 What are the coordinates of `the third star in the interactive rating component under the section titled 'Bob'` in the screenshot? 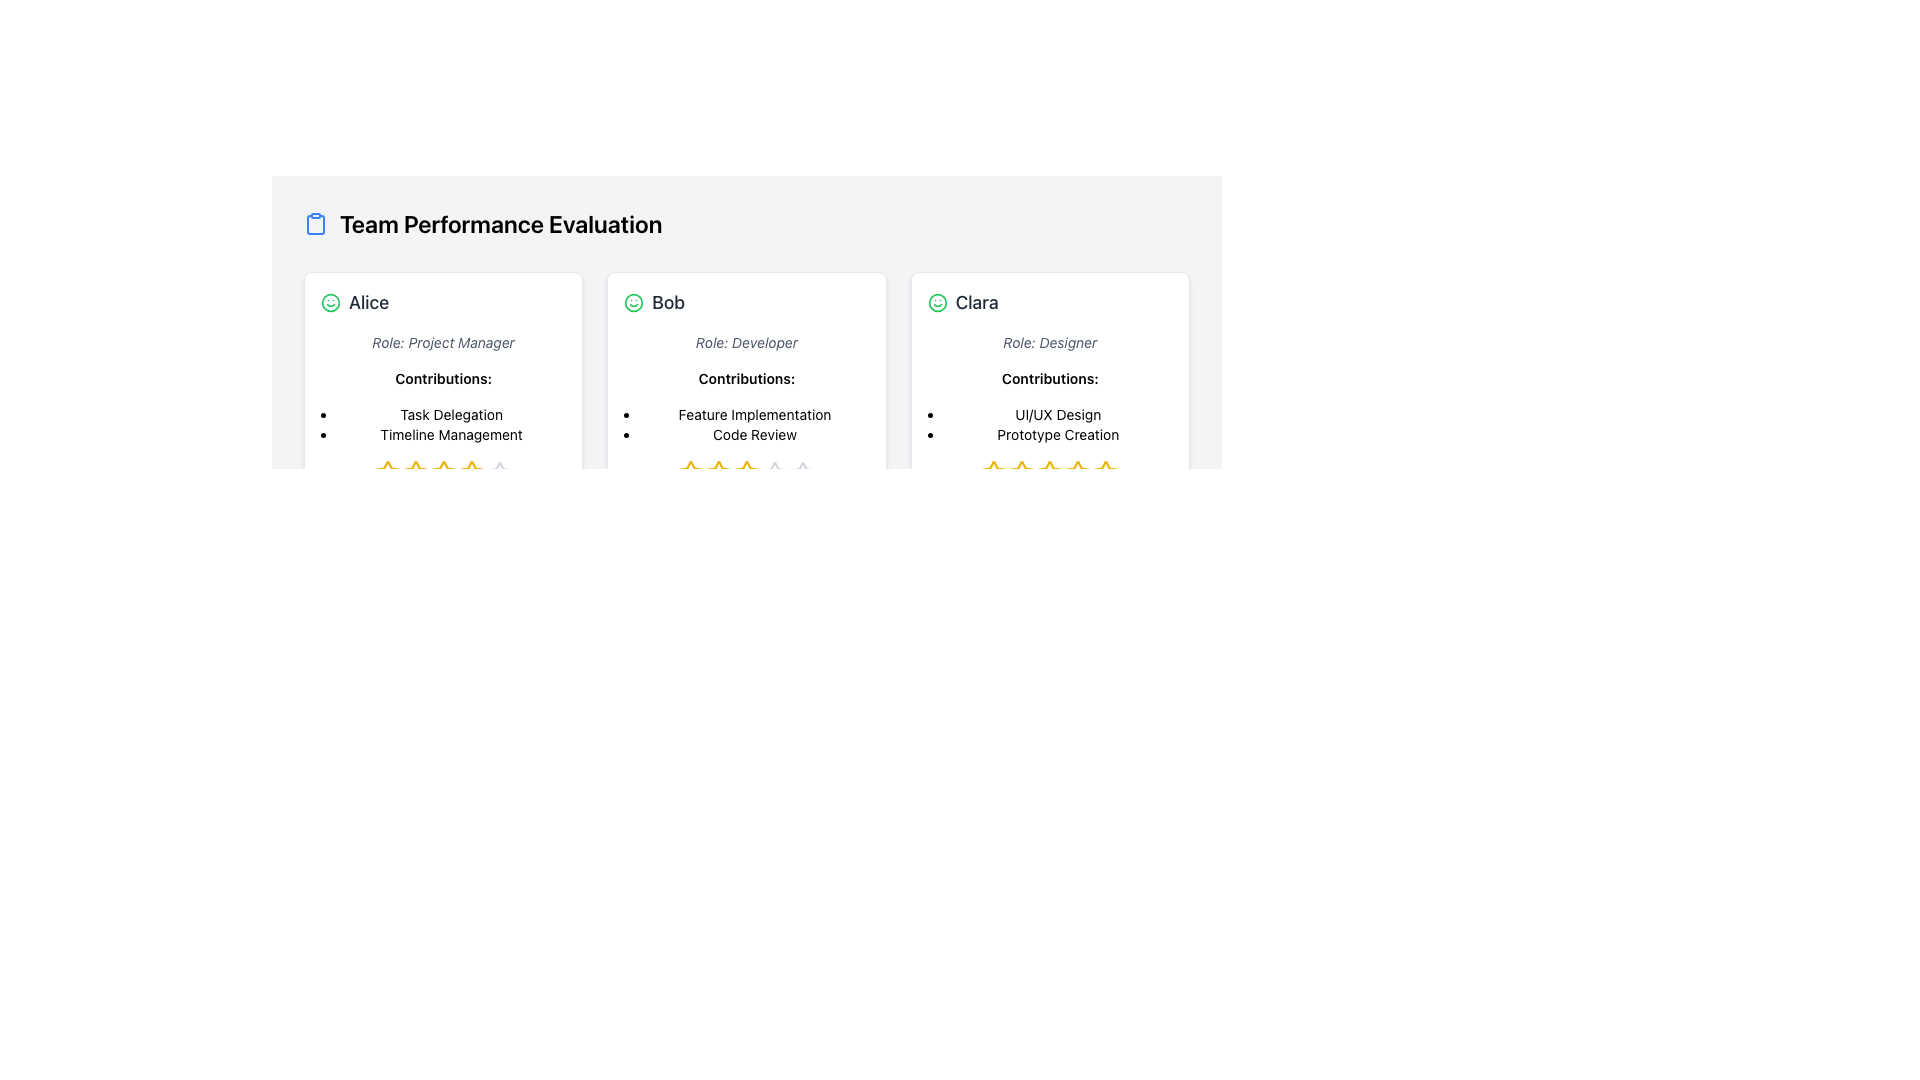 It's located at (719, 473).